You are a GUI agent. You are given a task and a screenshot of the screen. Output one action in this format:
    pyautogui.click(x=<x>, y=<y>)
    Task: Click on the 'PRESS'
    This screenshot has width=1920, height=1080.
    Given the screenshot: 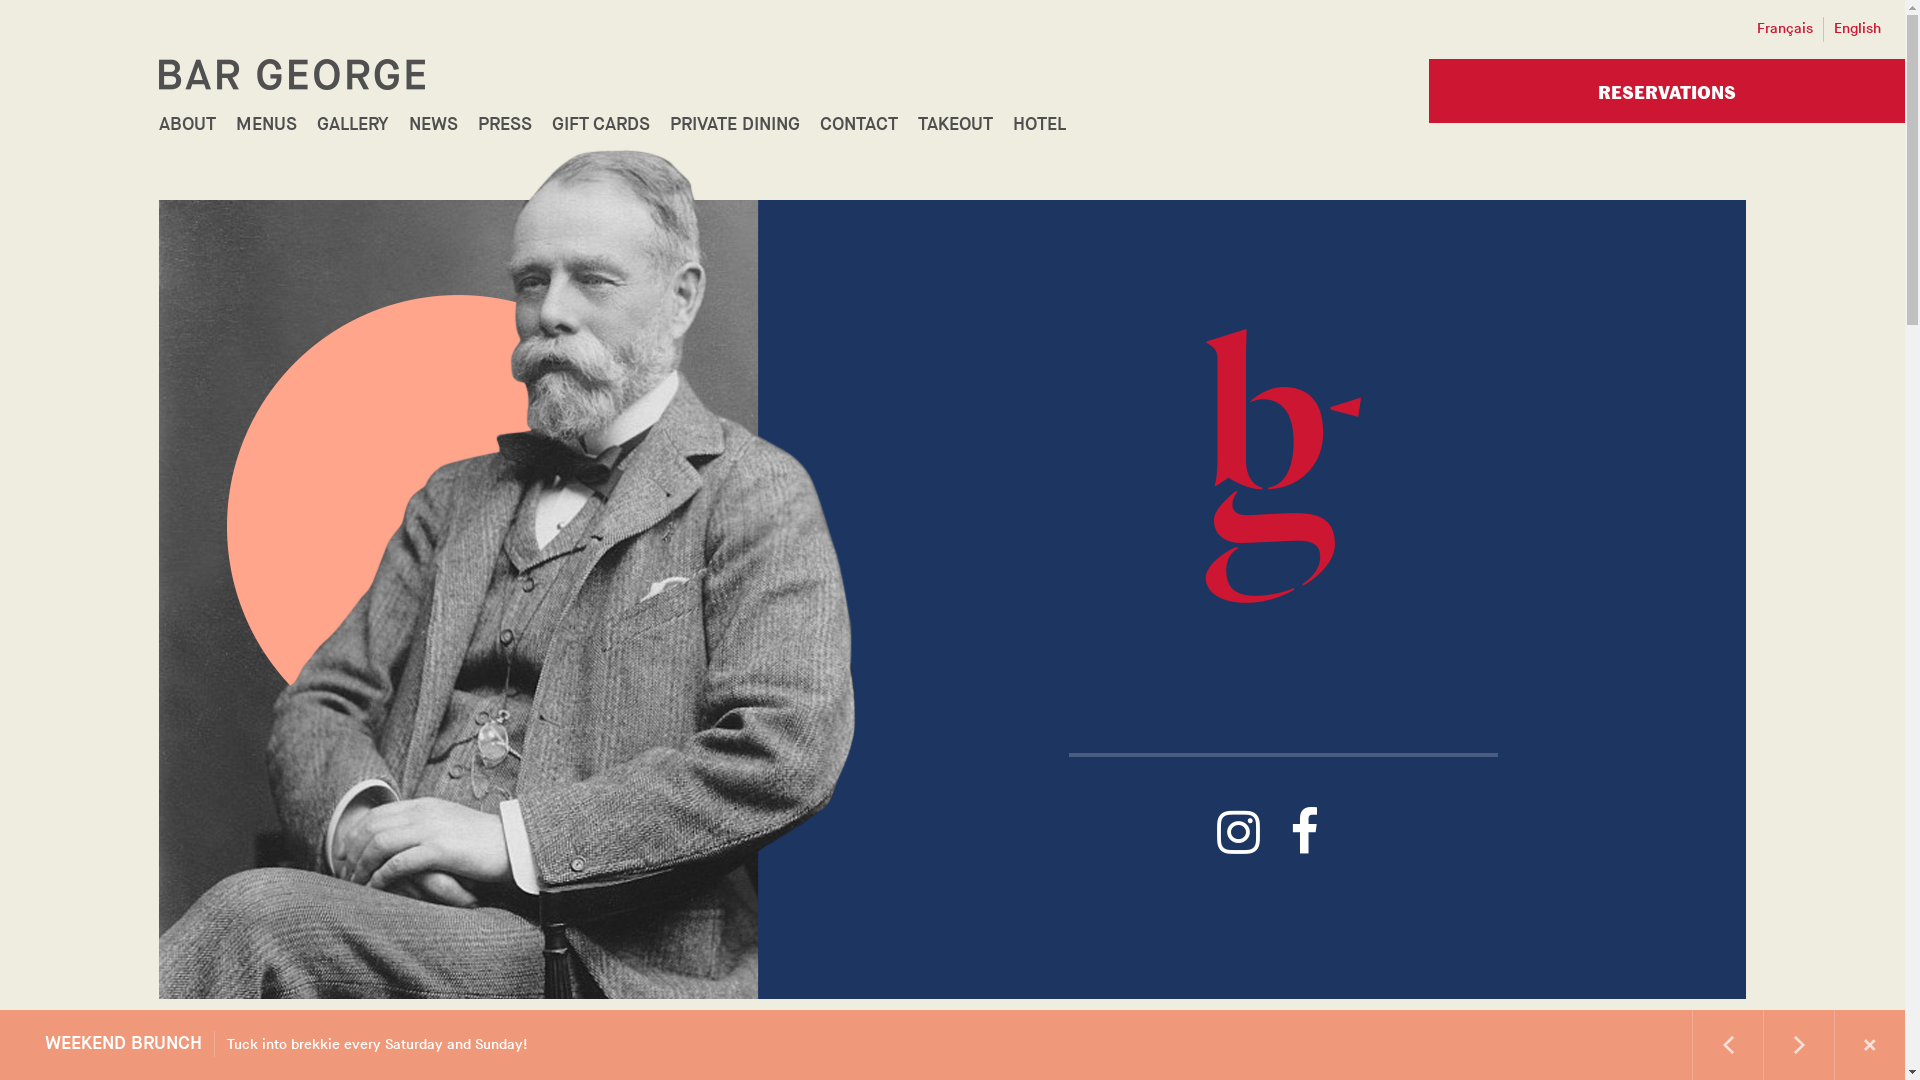 What is the action you would take?
    pyautogui.click(x=504, y=124)
    